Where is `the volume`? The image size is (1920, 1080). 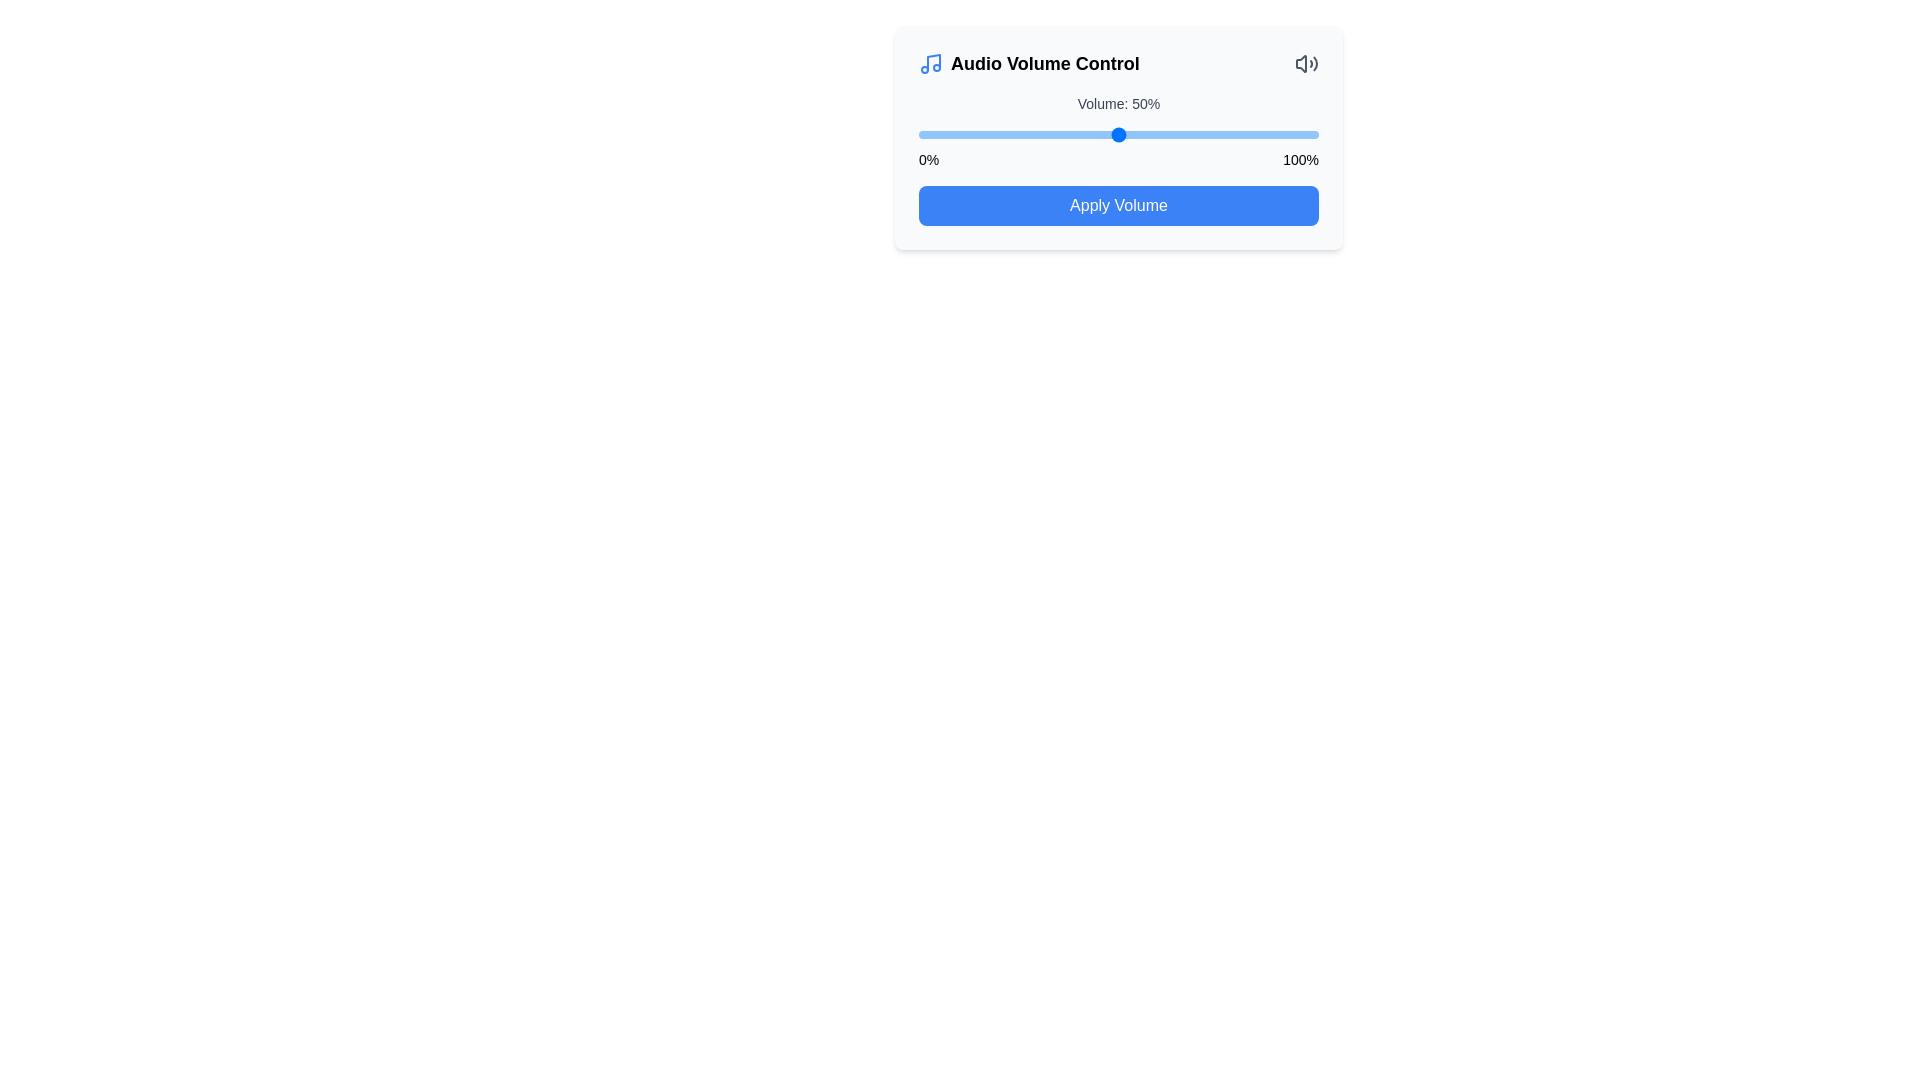 the volume is located at coordinates (1127, 135).